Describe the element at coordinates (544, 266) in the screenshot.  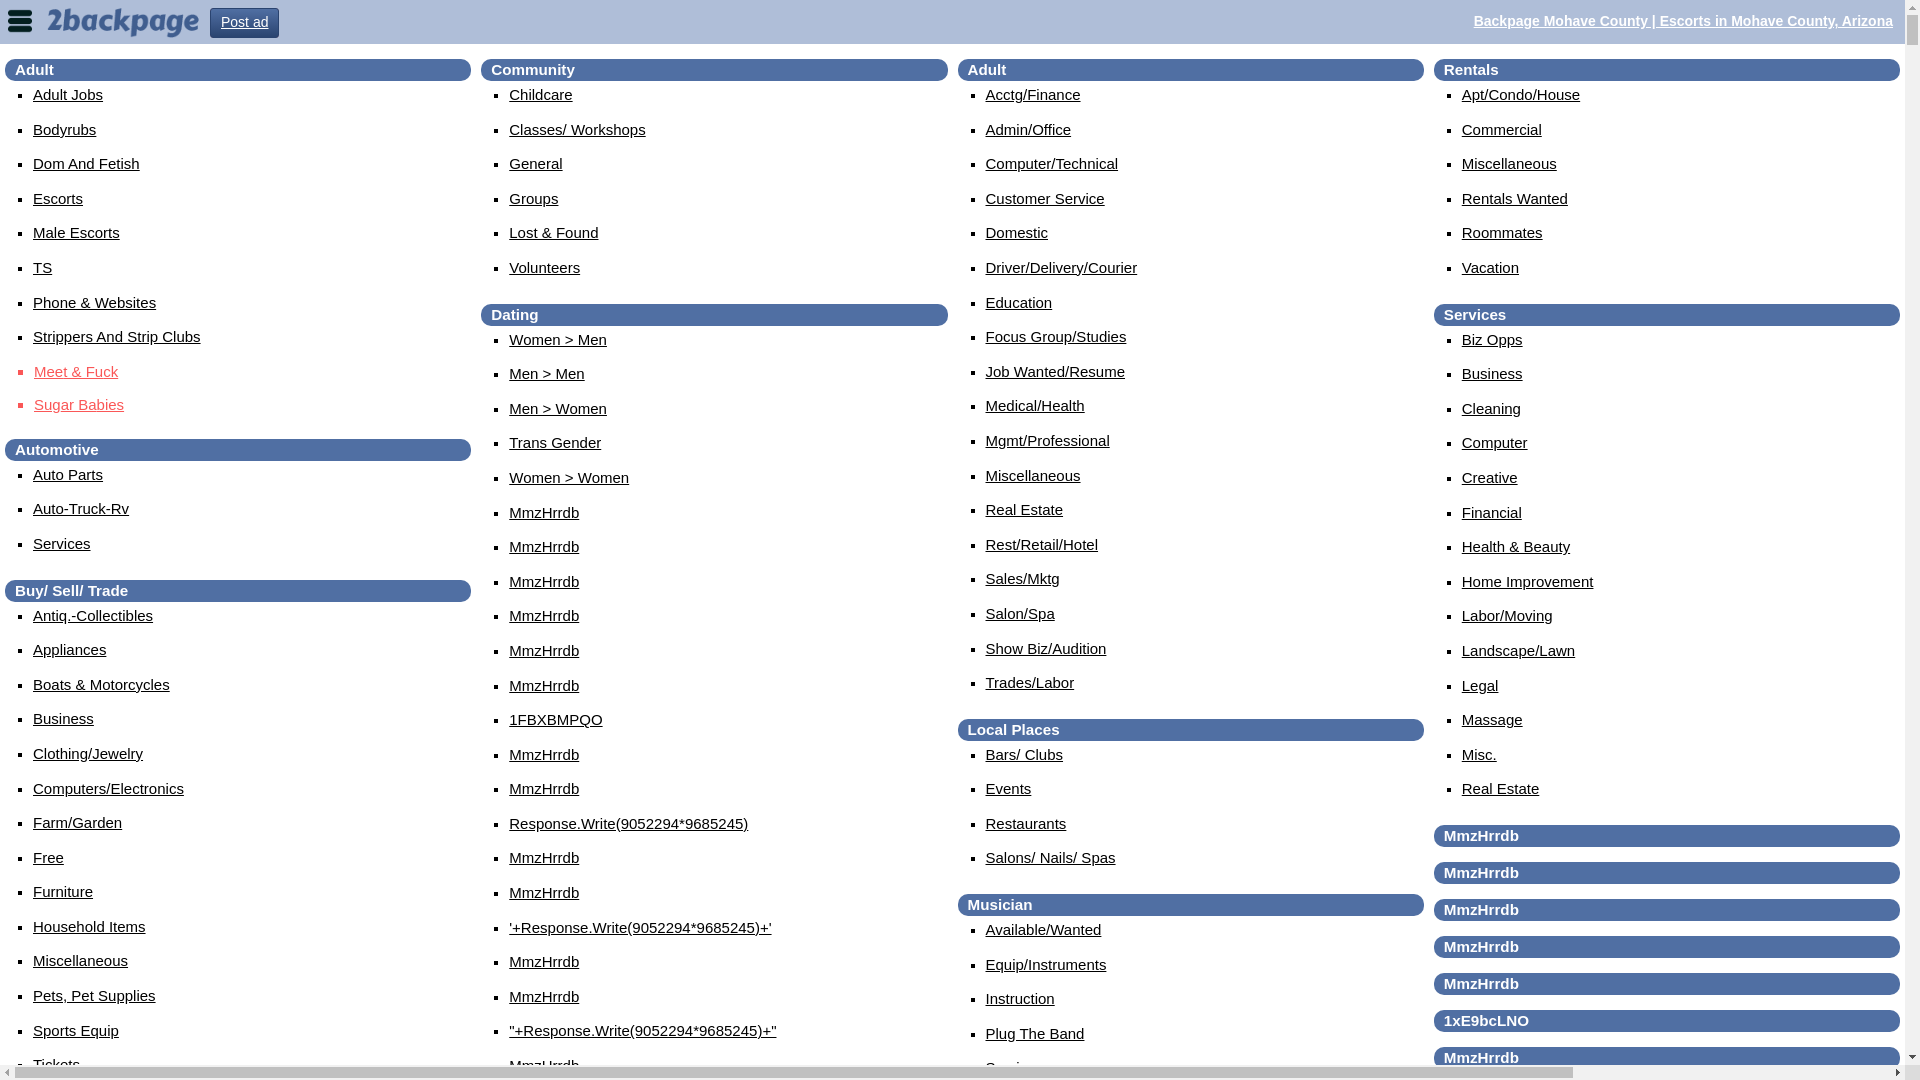
I see `'Volunteers'` at that location.